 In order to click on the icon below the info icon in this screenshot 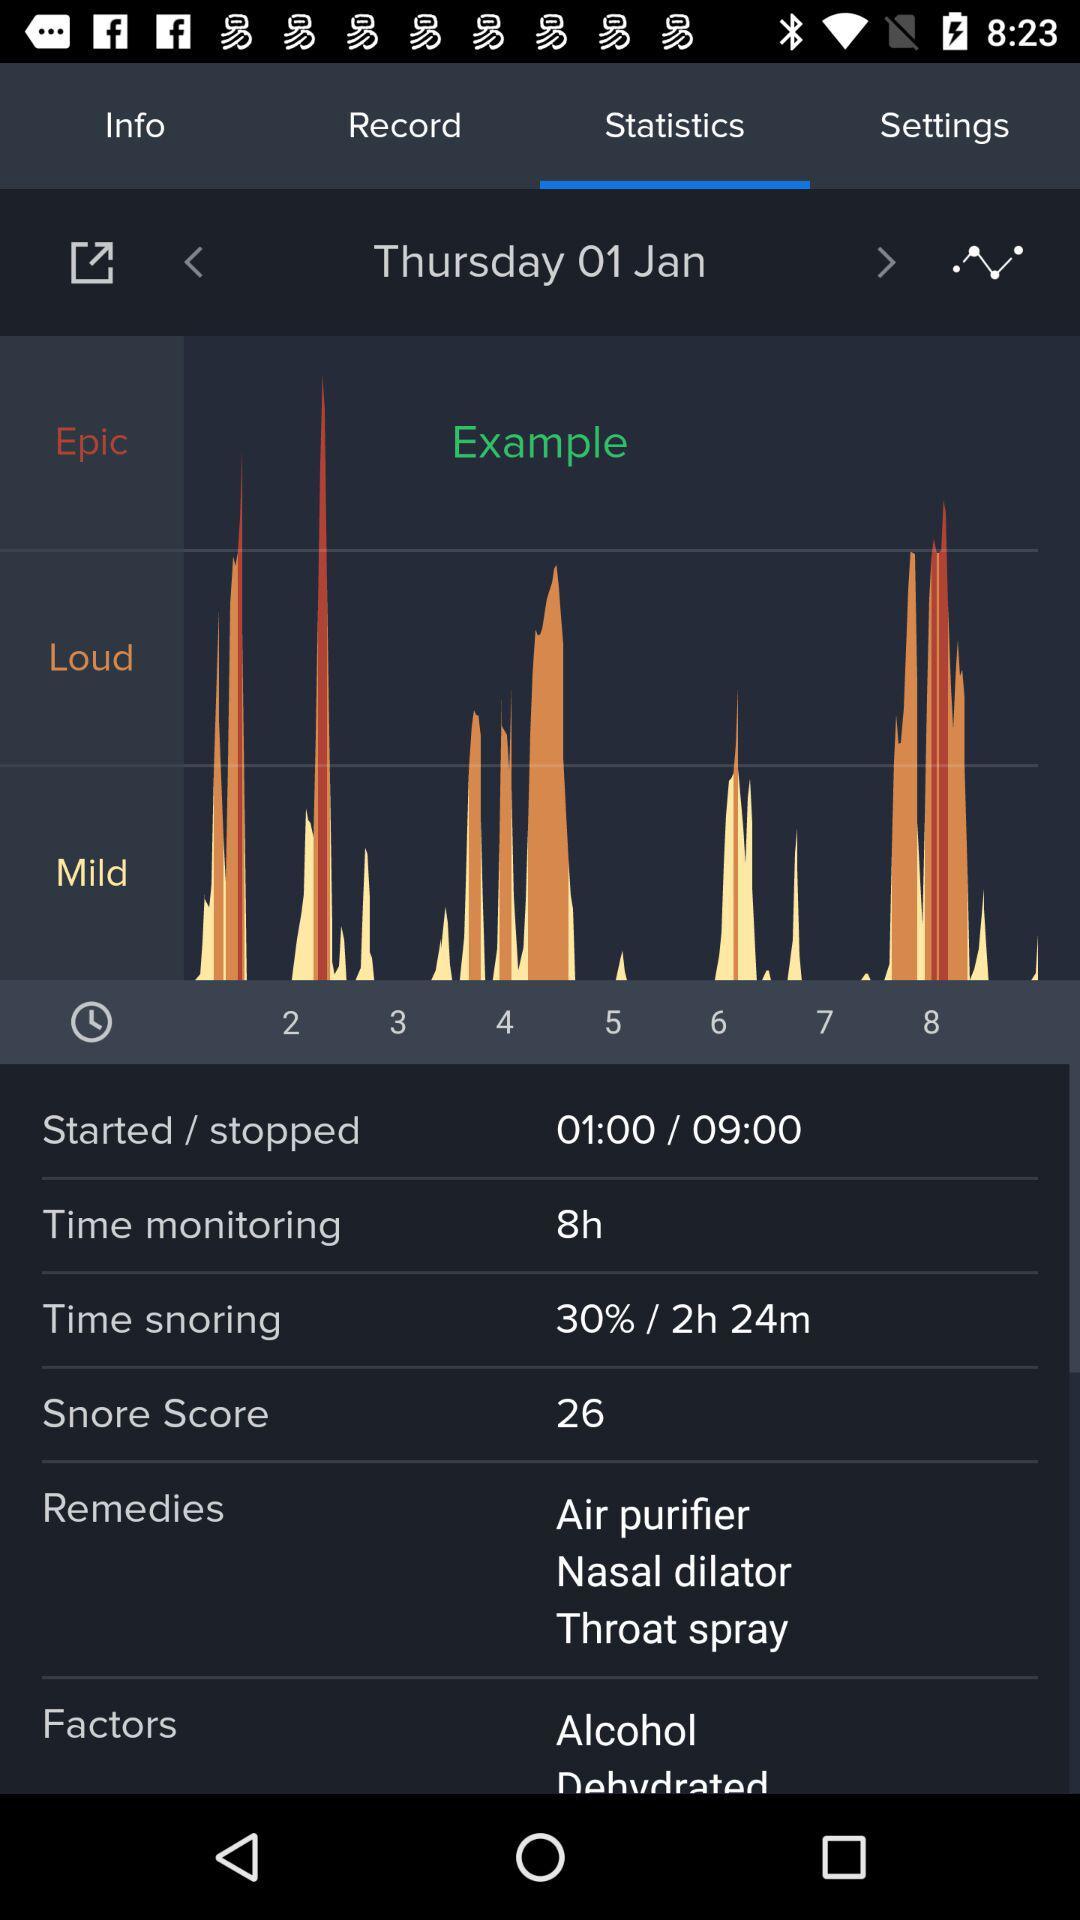, I will do `click(91, 261)`.